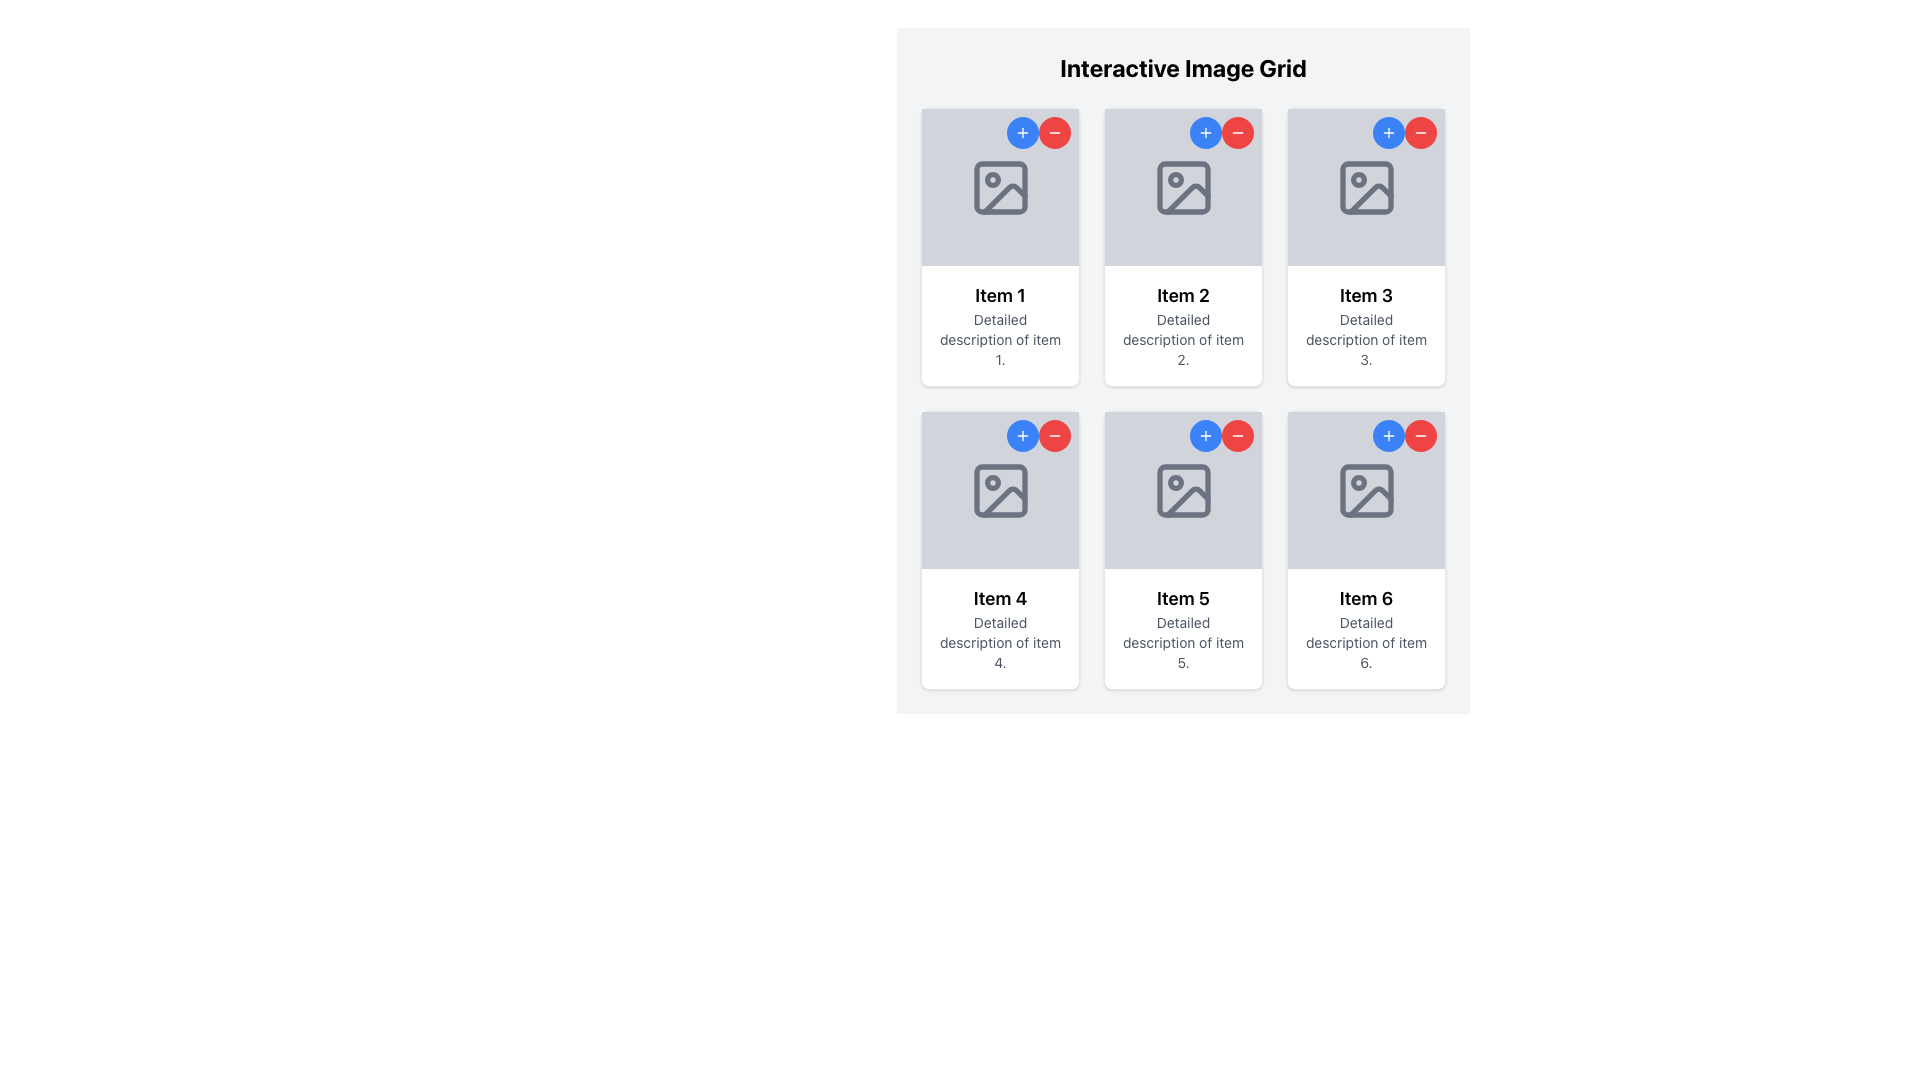 Image resolution: width=1920 pixels, height=1080 pixels. What do you see at coordinates (1365, 338) in the screenshot?
I see `text block displaying 'Detailed description of item 3.' located below the header 'Item 3' in the second column of the first row` at bounding box center [1365, 338].